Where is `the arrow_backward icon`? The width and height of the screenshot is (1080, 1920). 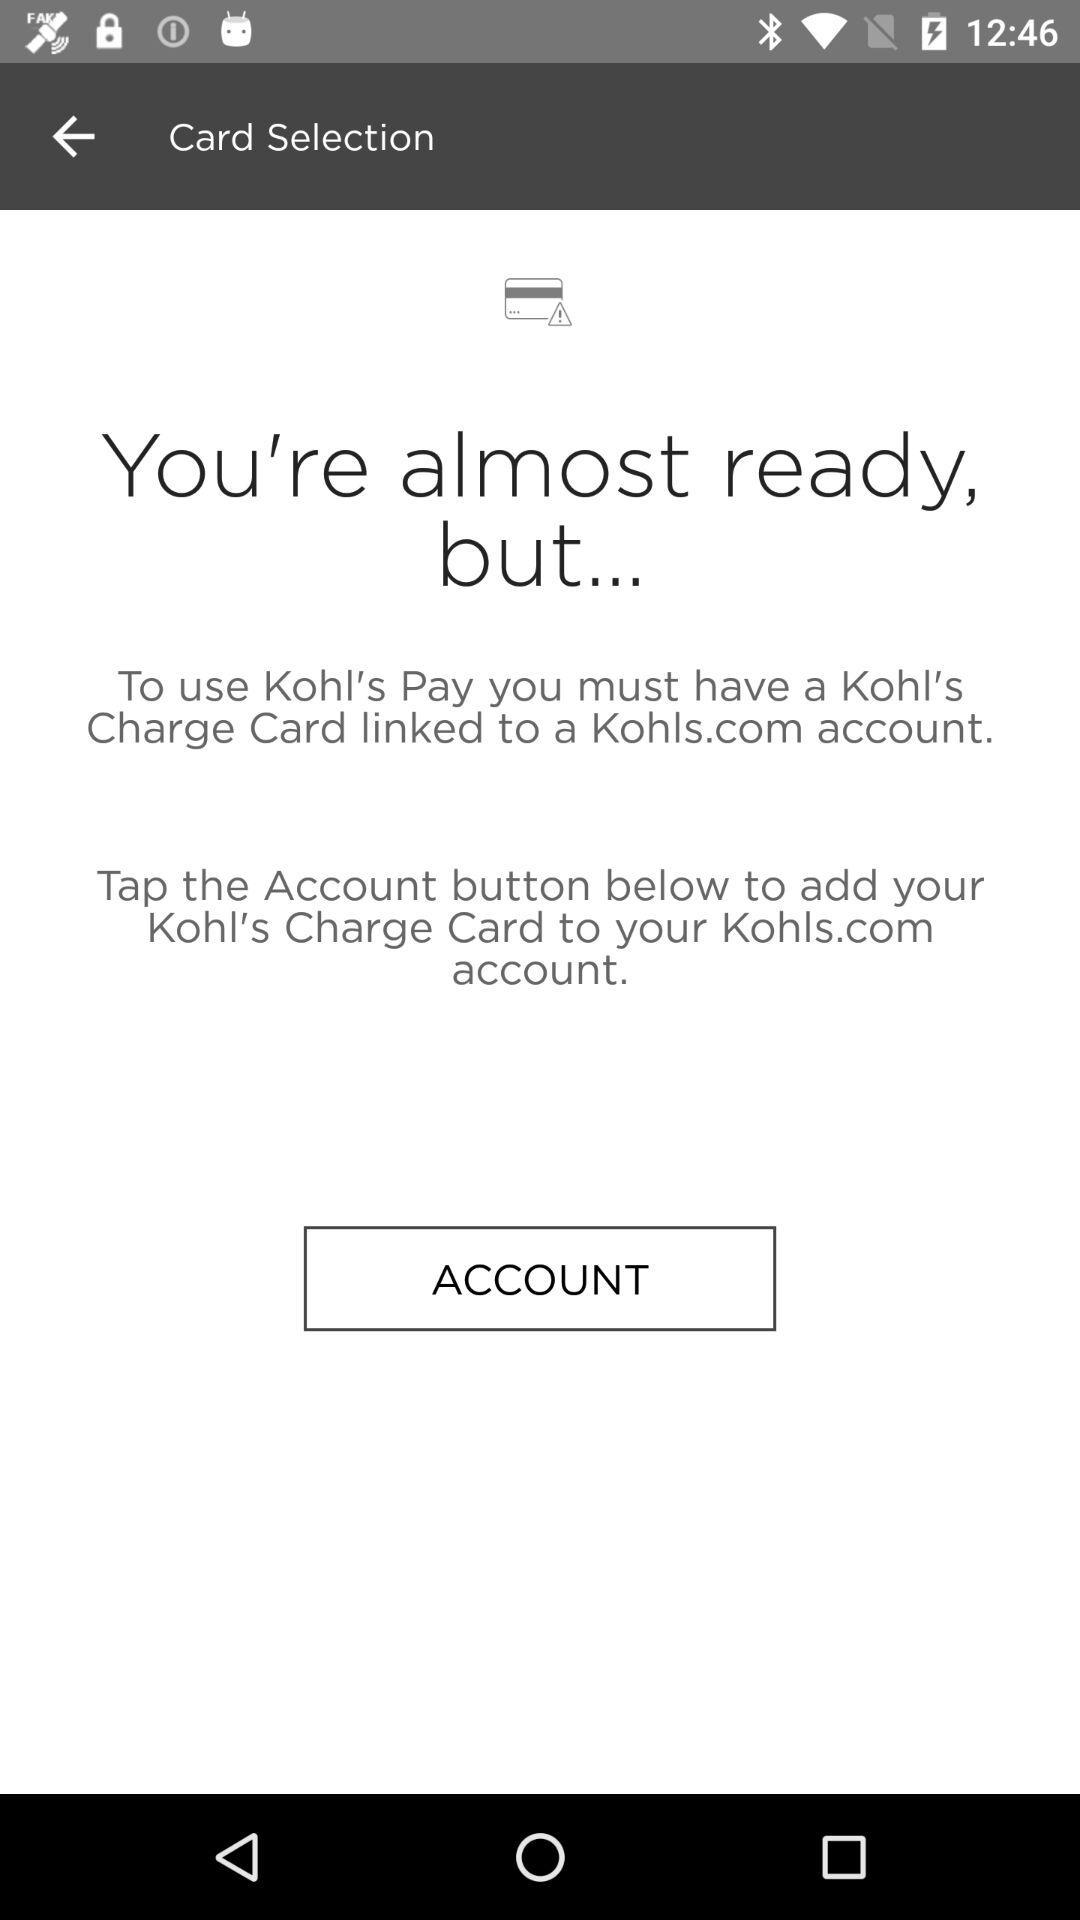 the arrow_backward icon is located at coordinates (72, 135).